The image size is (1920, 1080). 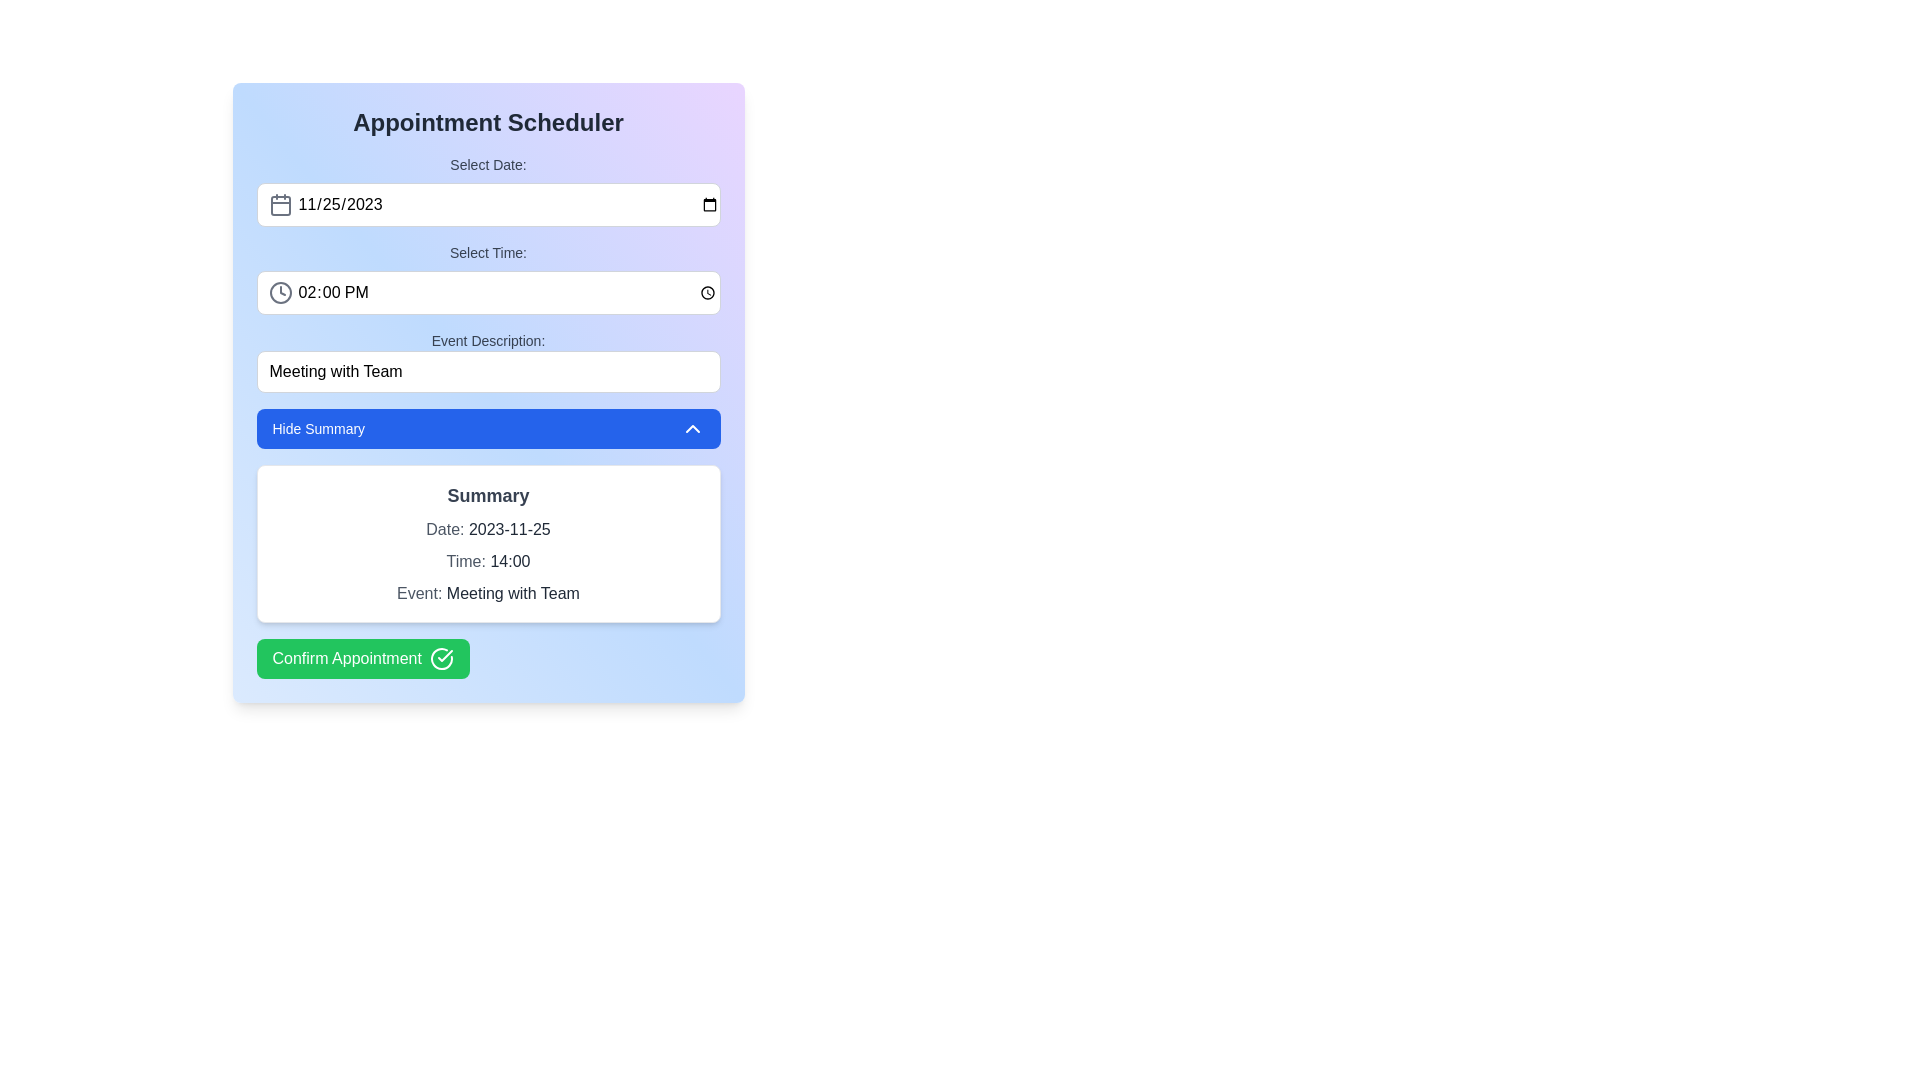 What do you see at coordinates (488, 278) in the screenshot?
I see `text label indicating the purpose of the subsequent input field for setting the desired time for an event or task, which is positioned between 'Select Date:' and 'Event Description:'` at bounding box center [488, 278].